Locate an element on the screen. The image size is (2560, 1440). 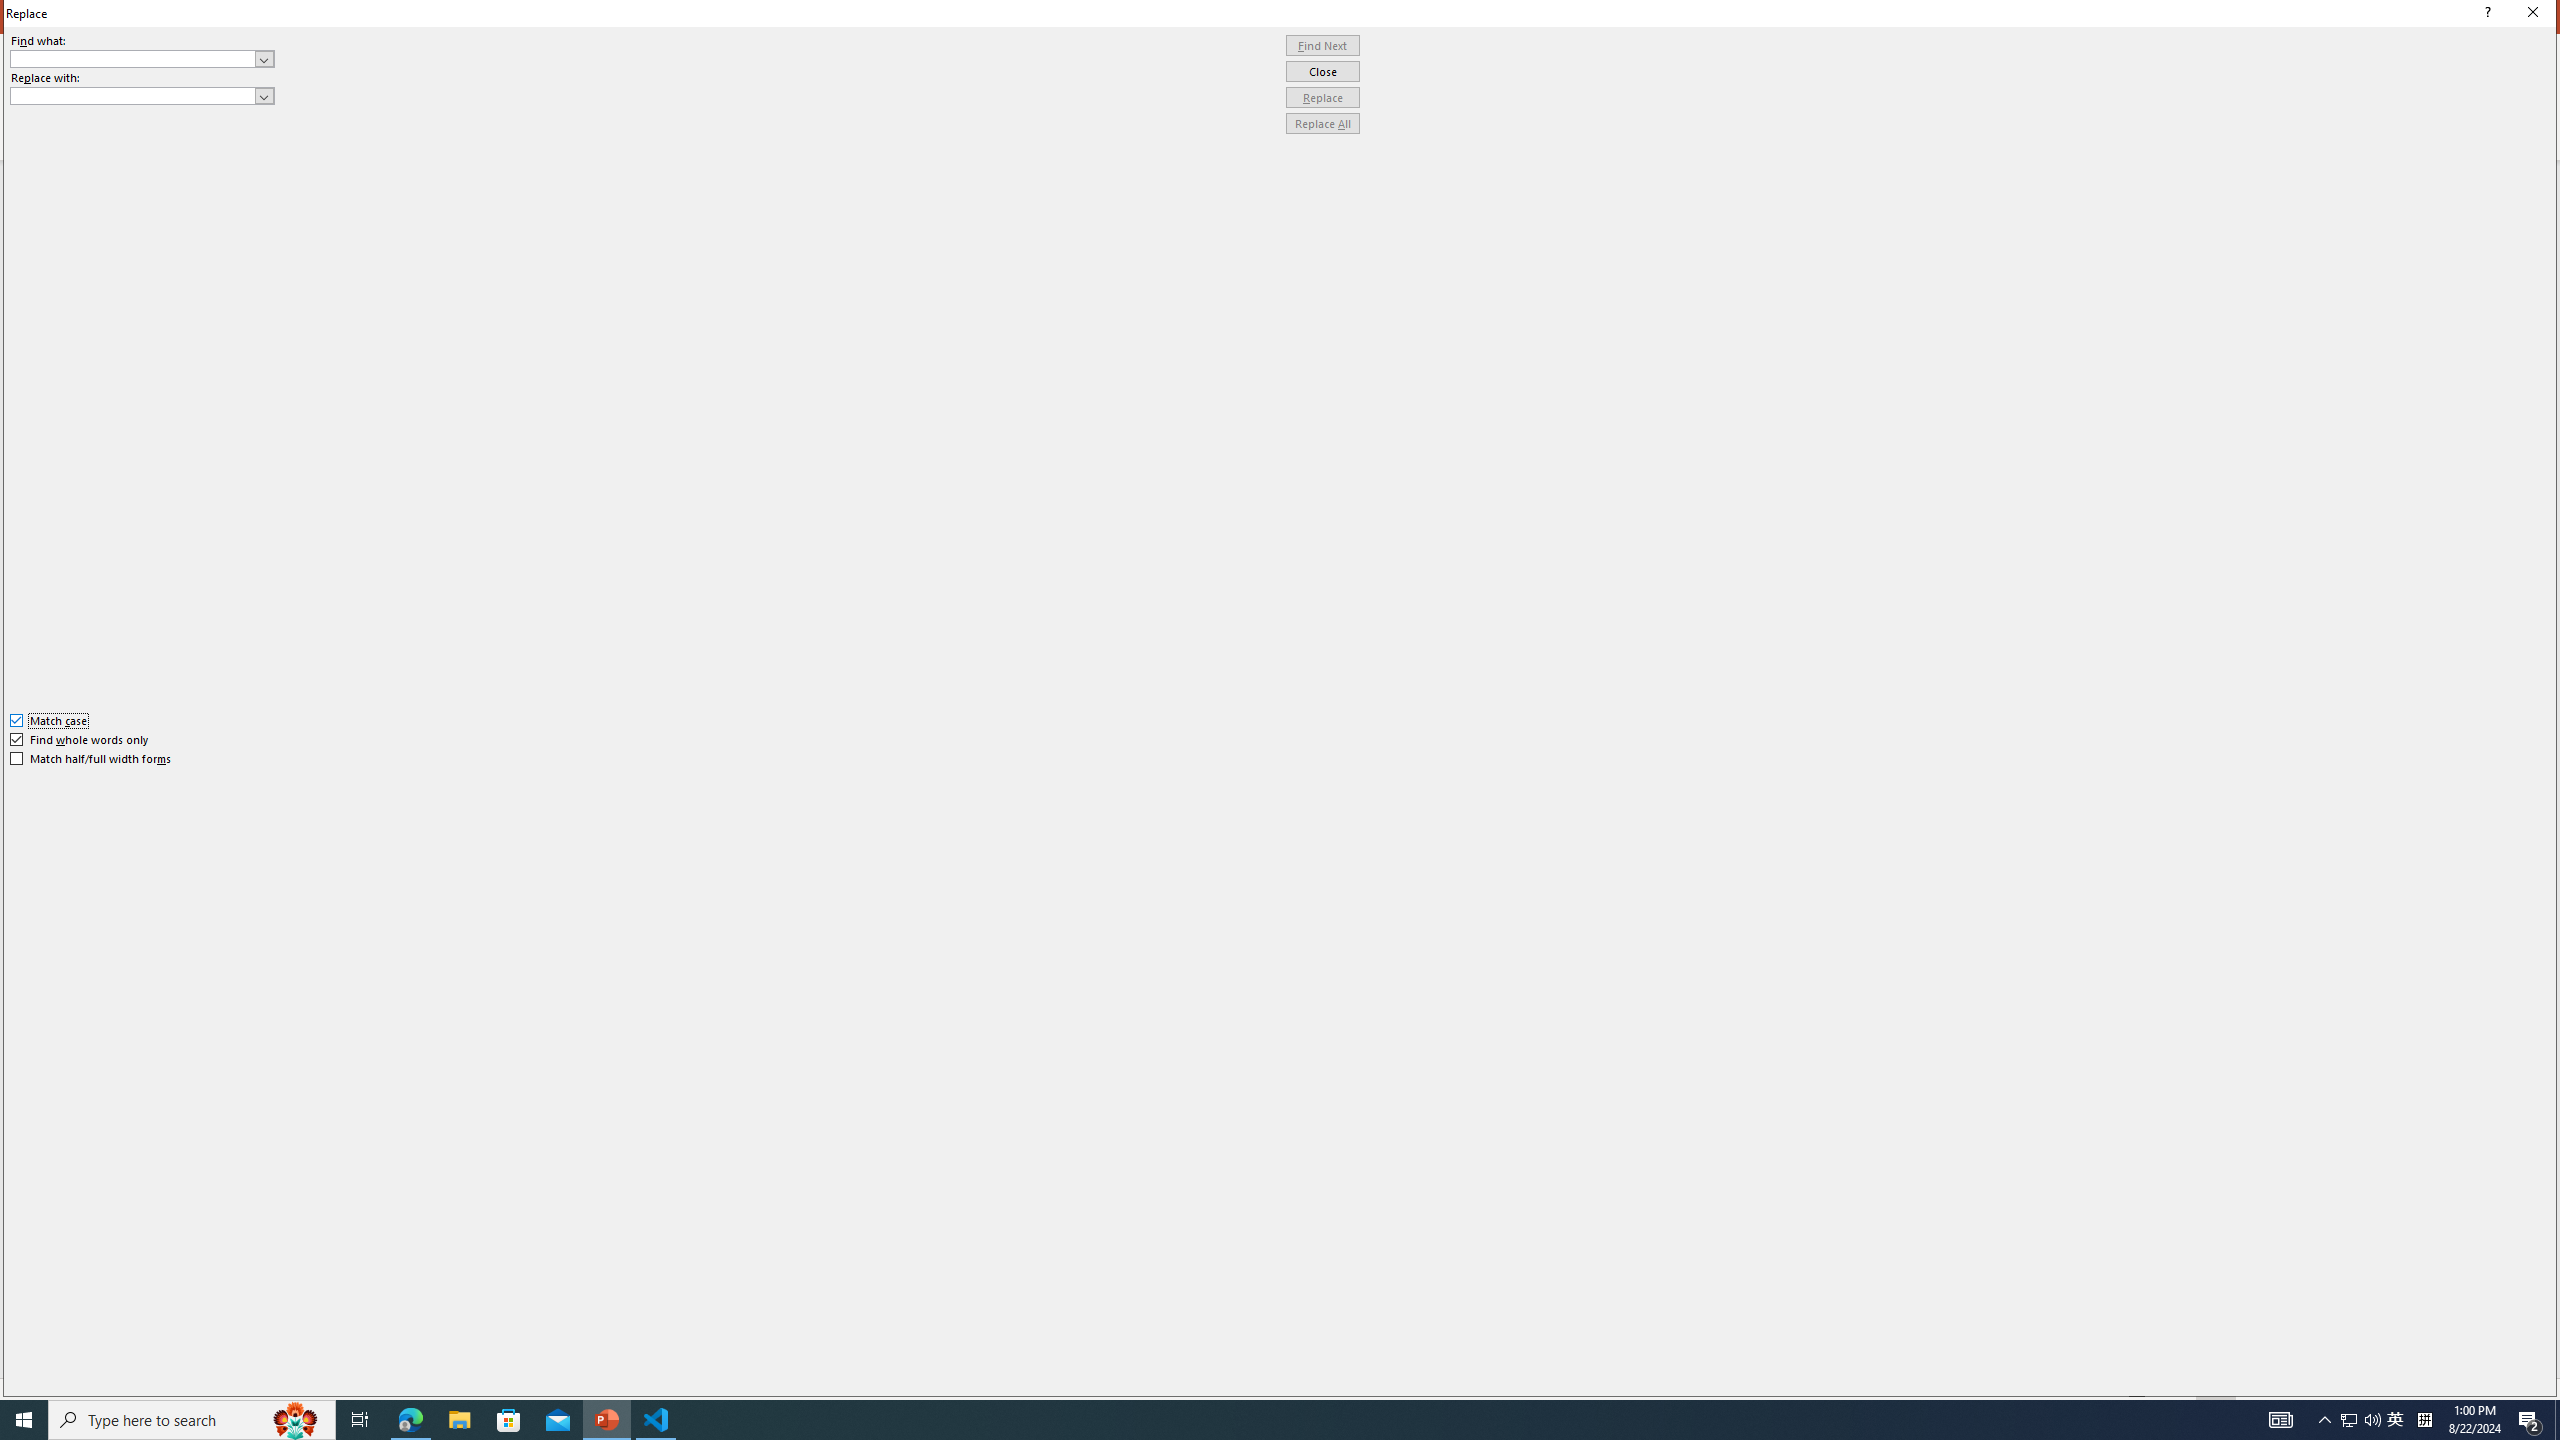
'Replace All' is located at coordinates (1322, 122).